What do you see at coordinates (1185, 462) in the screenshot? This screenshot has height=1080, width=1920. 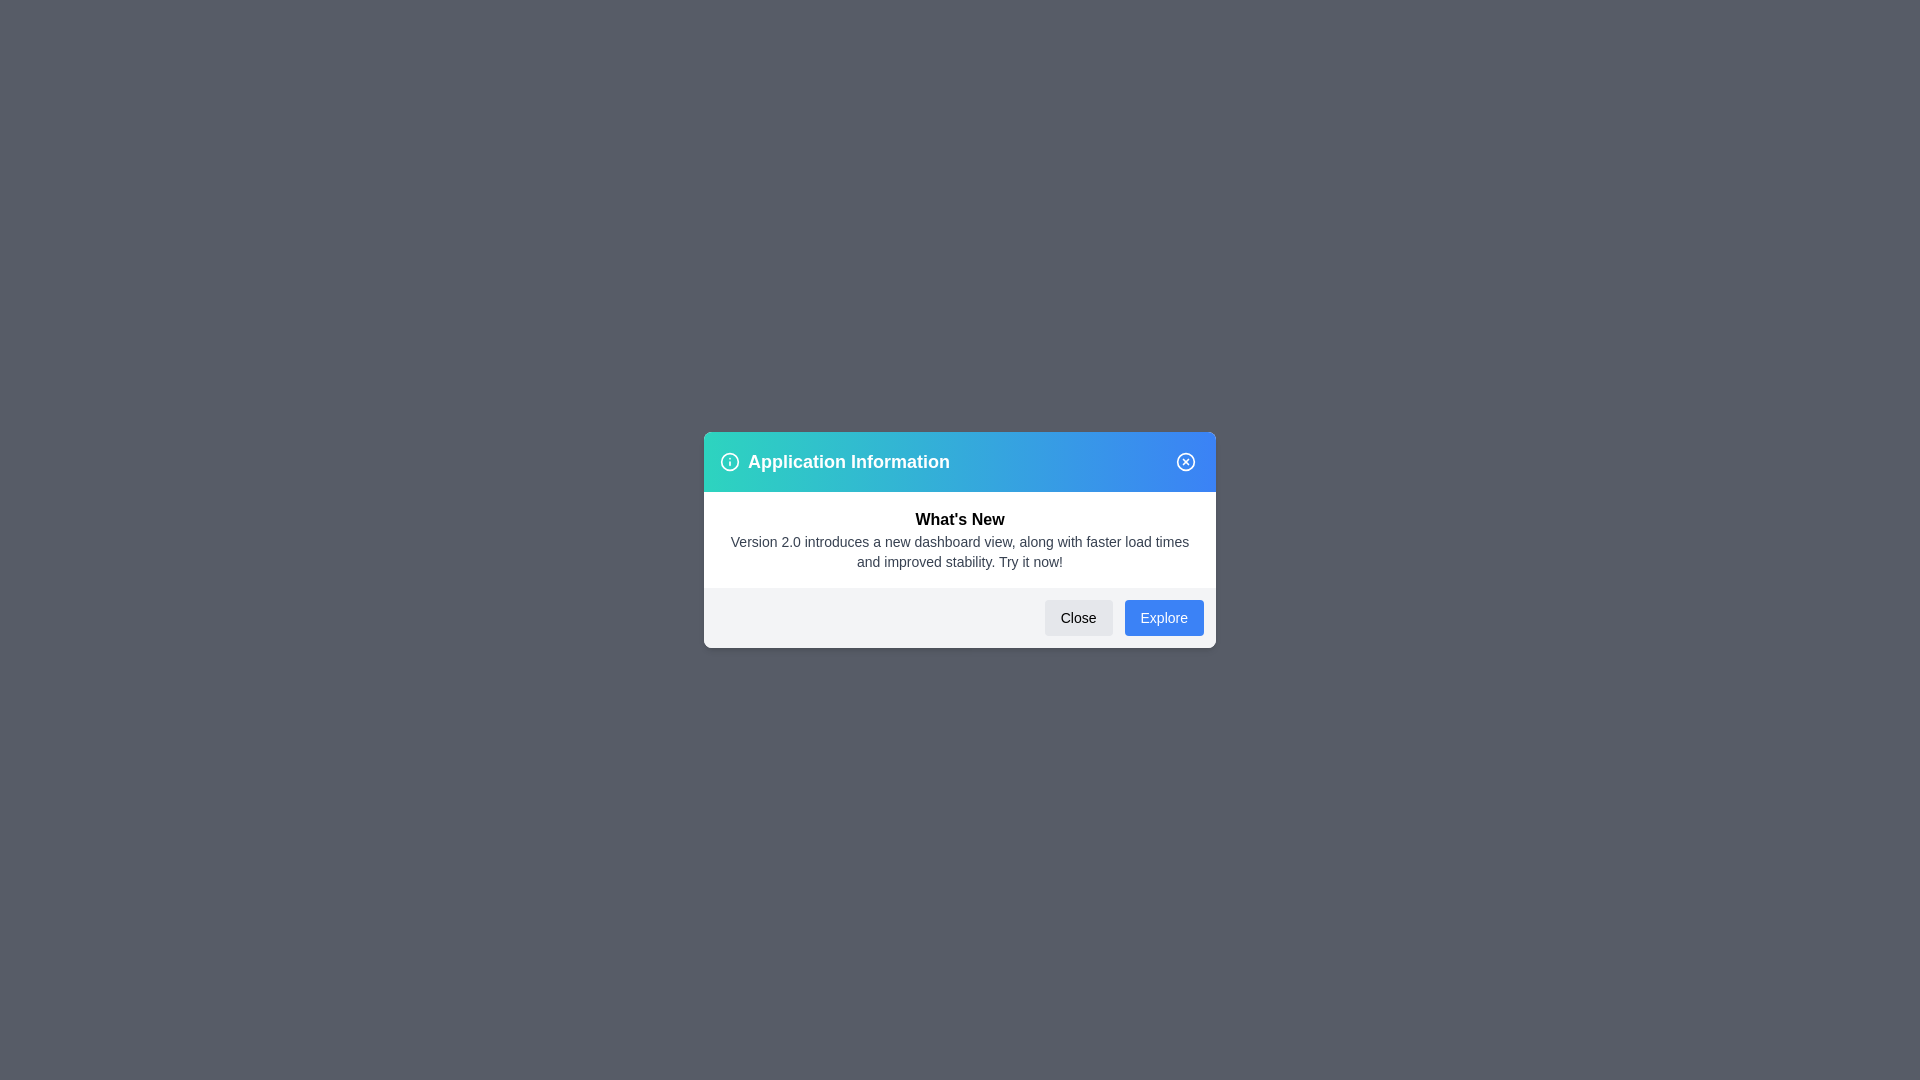 I see `the close button in the header of the dialog` at bounding box center [1185, 462].